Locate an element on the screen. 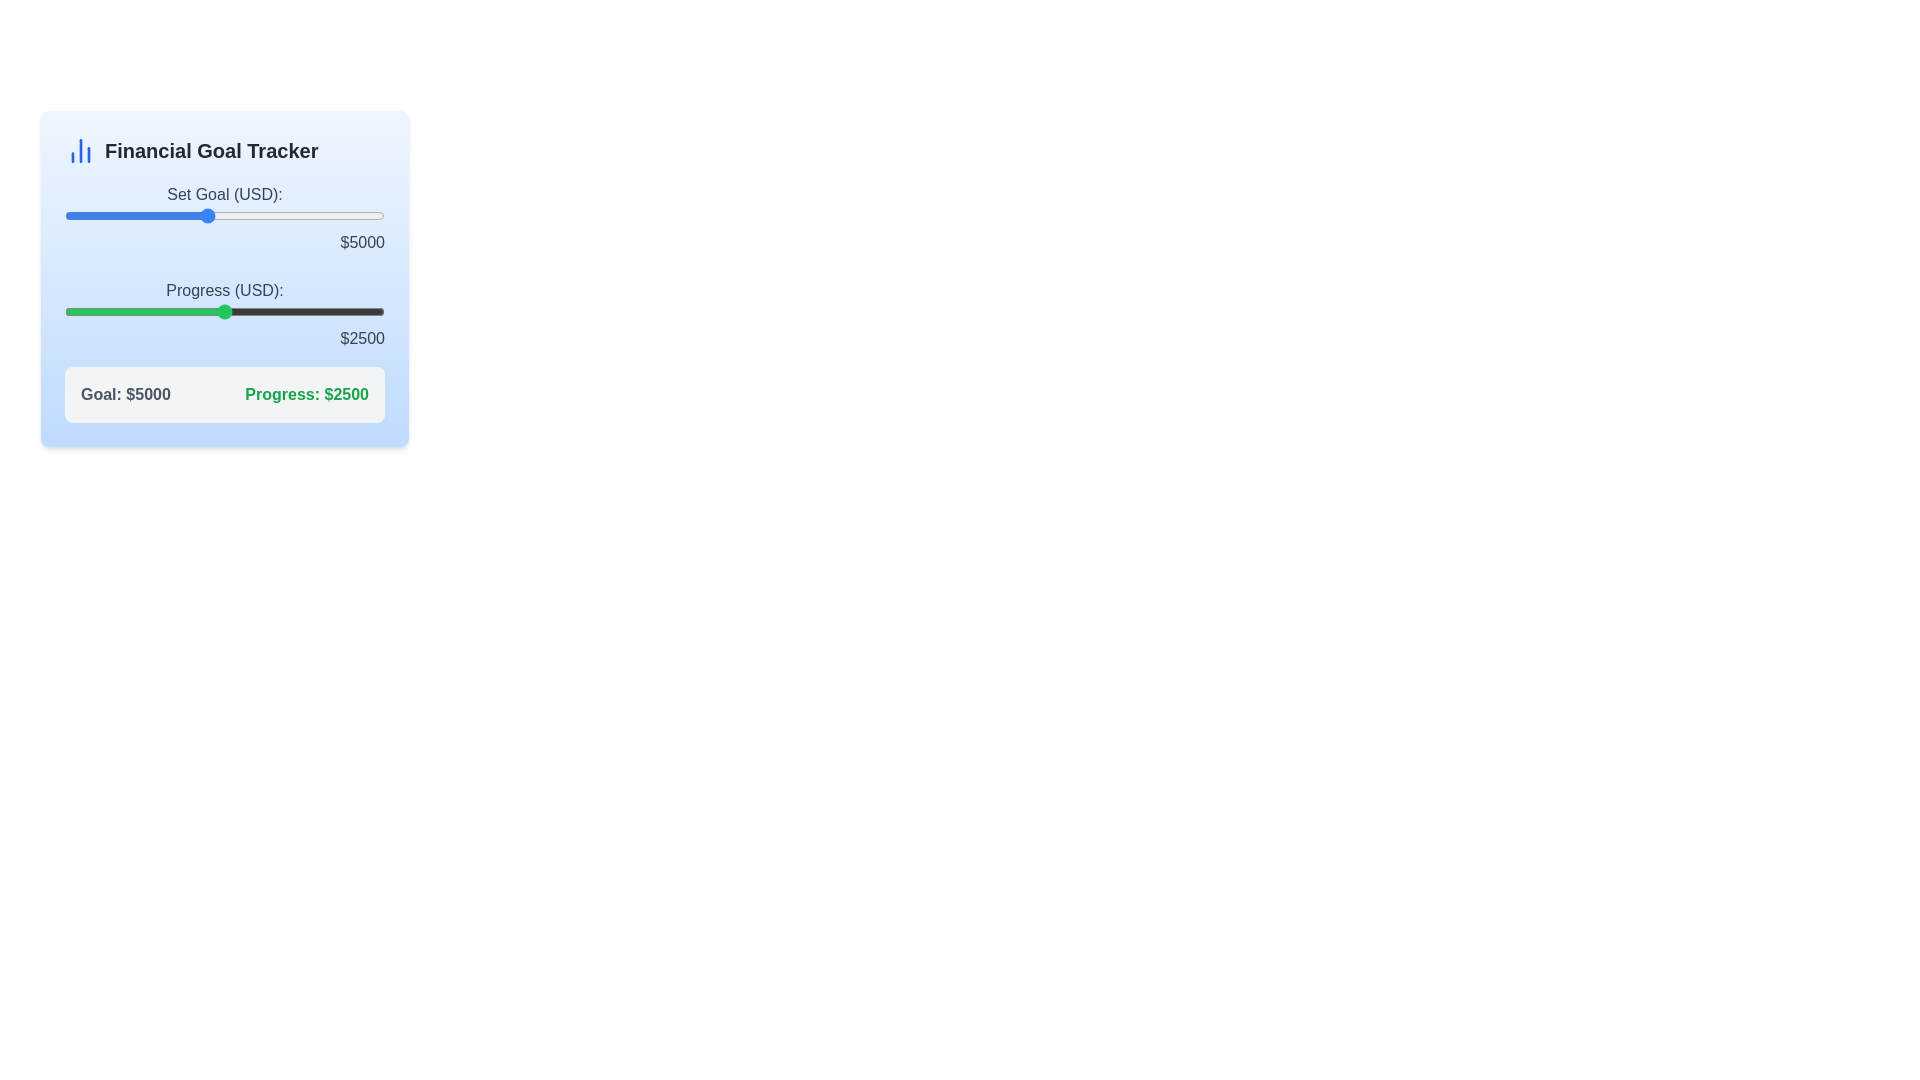 The image size is (1920, 1080). the financial goal slider to 3798 USD is located at coordinates (164, 216).